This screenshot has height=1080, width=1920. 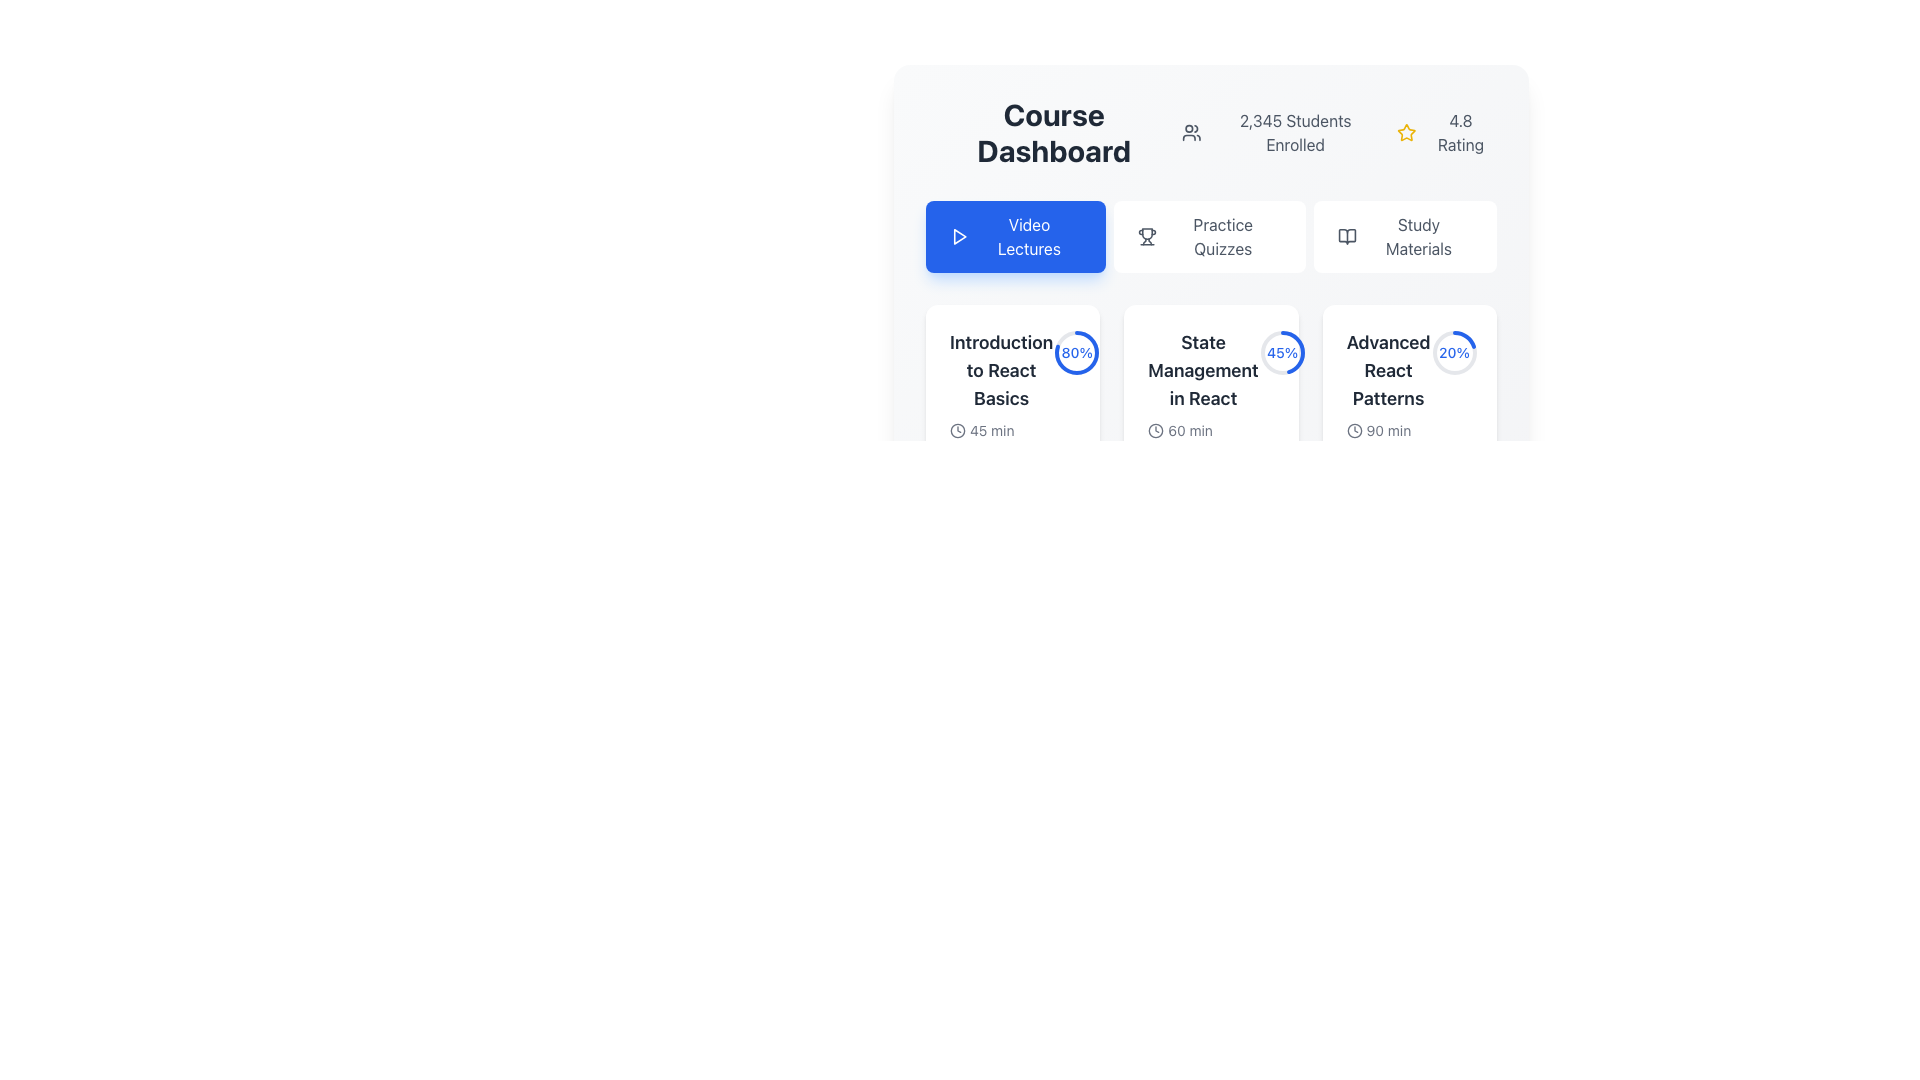 I want to click on the informational card titled 'State Management in React', so click(x=1202, y=398).